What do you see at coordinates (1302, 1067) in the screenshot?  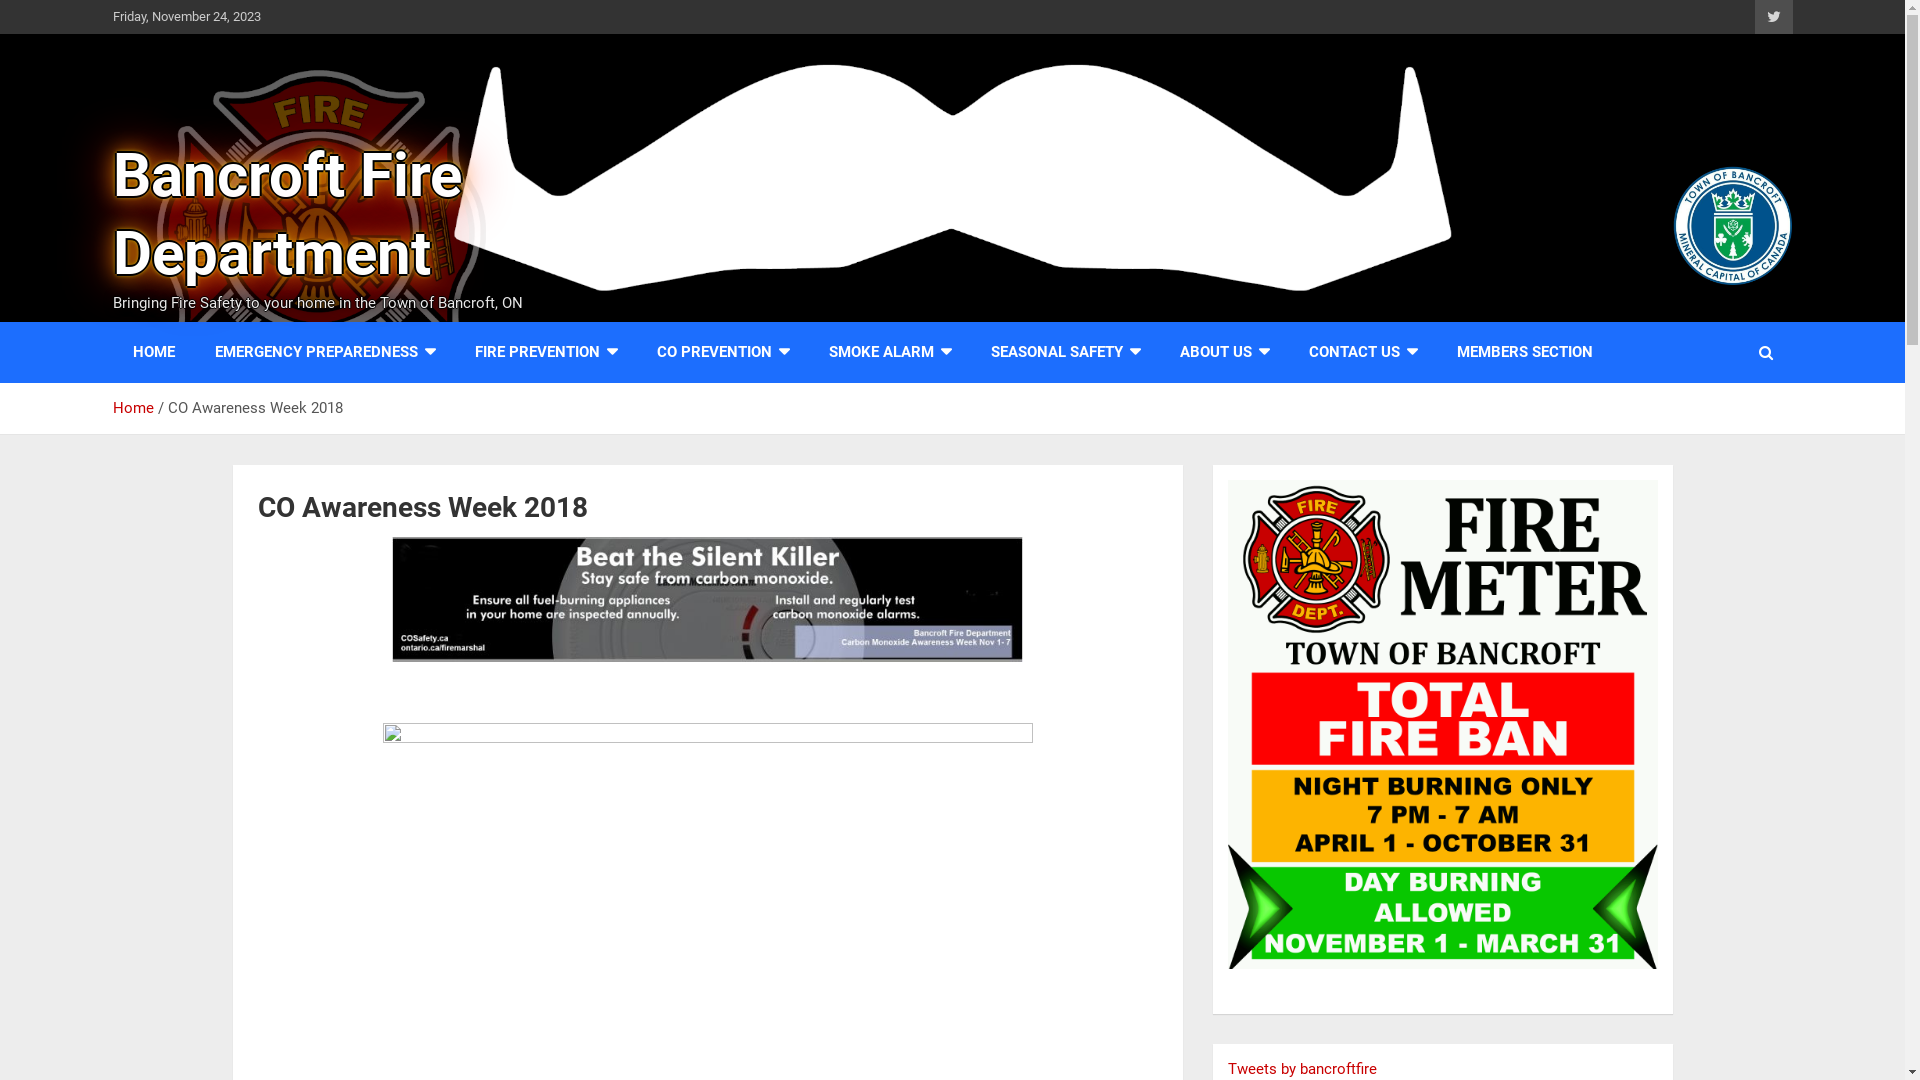 I see `'Tweets by bancroftfire'` at bounding box center [1302, 1067].